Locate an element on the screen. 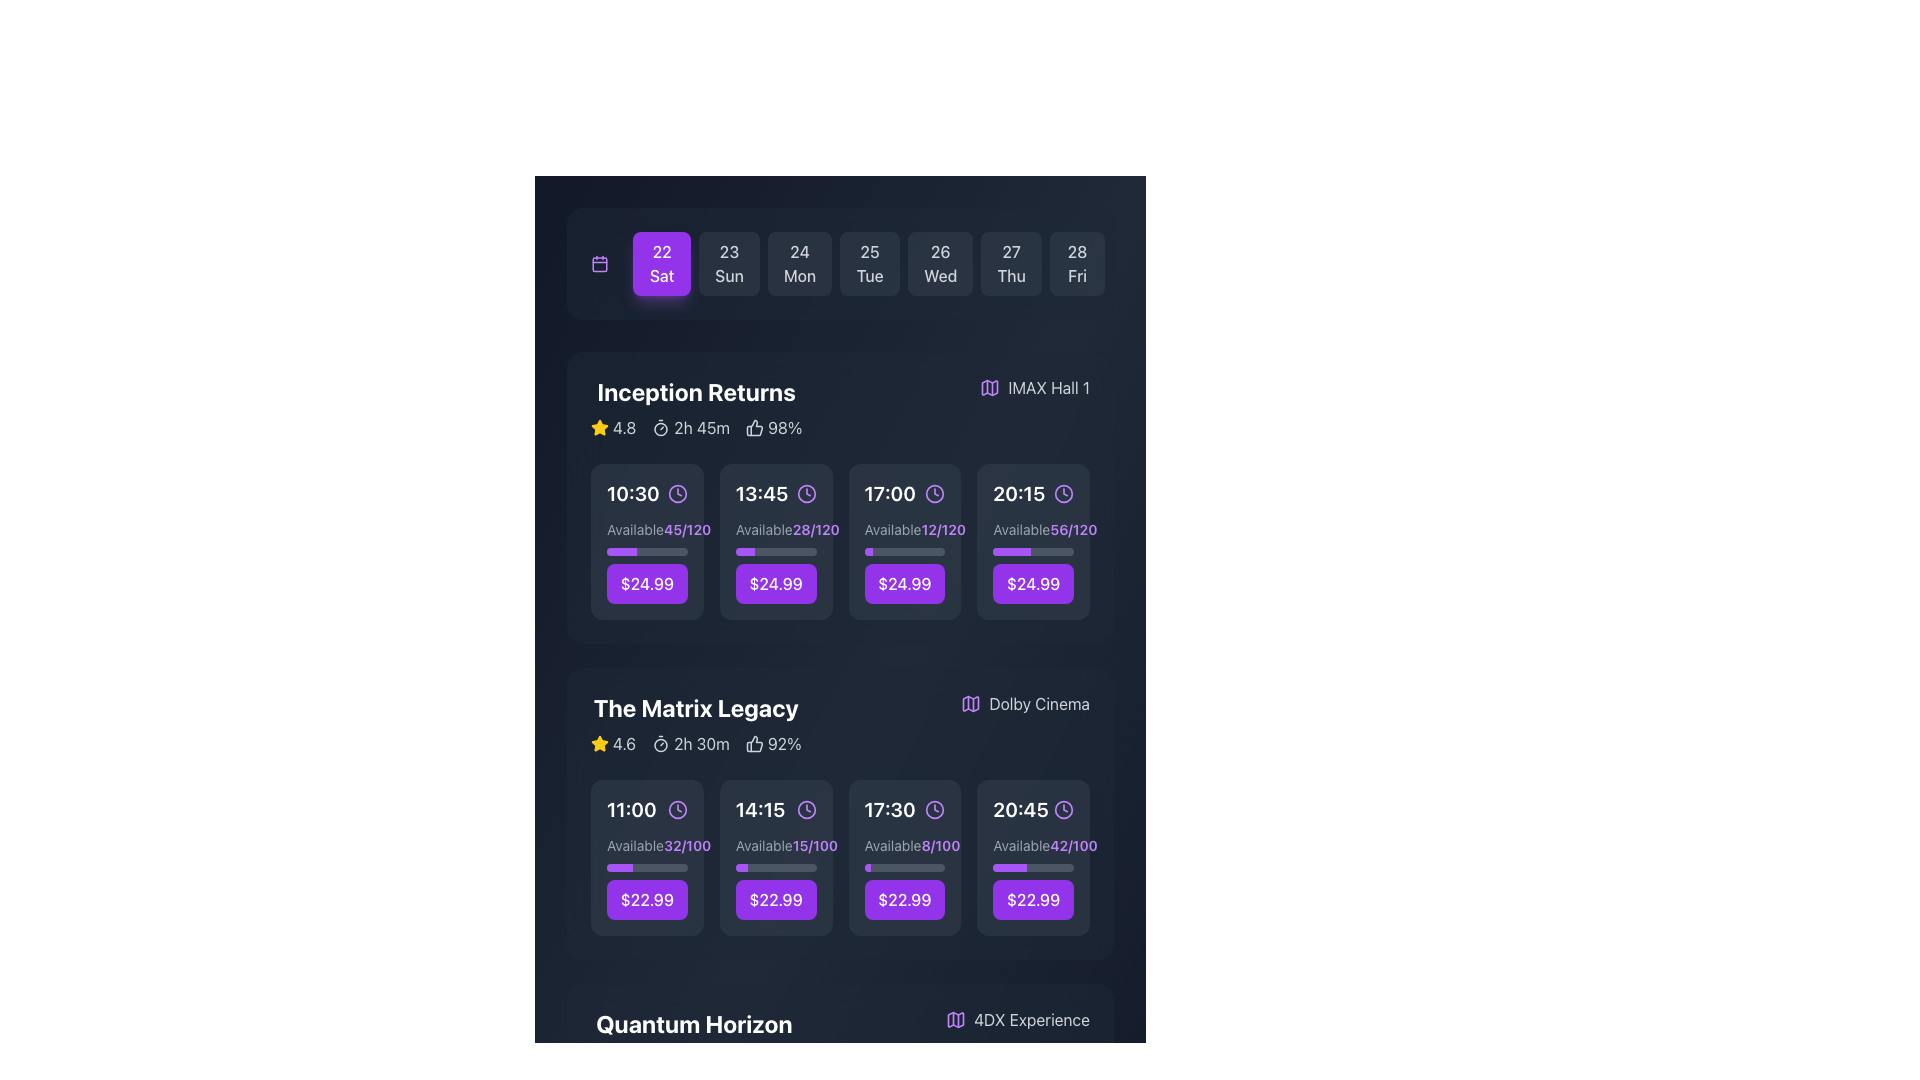  the circular outline of the clock icon located to the right of the '11:00' text in the second movie section for 'The Matrix Legacy' is located at coordinates (677, 810).